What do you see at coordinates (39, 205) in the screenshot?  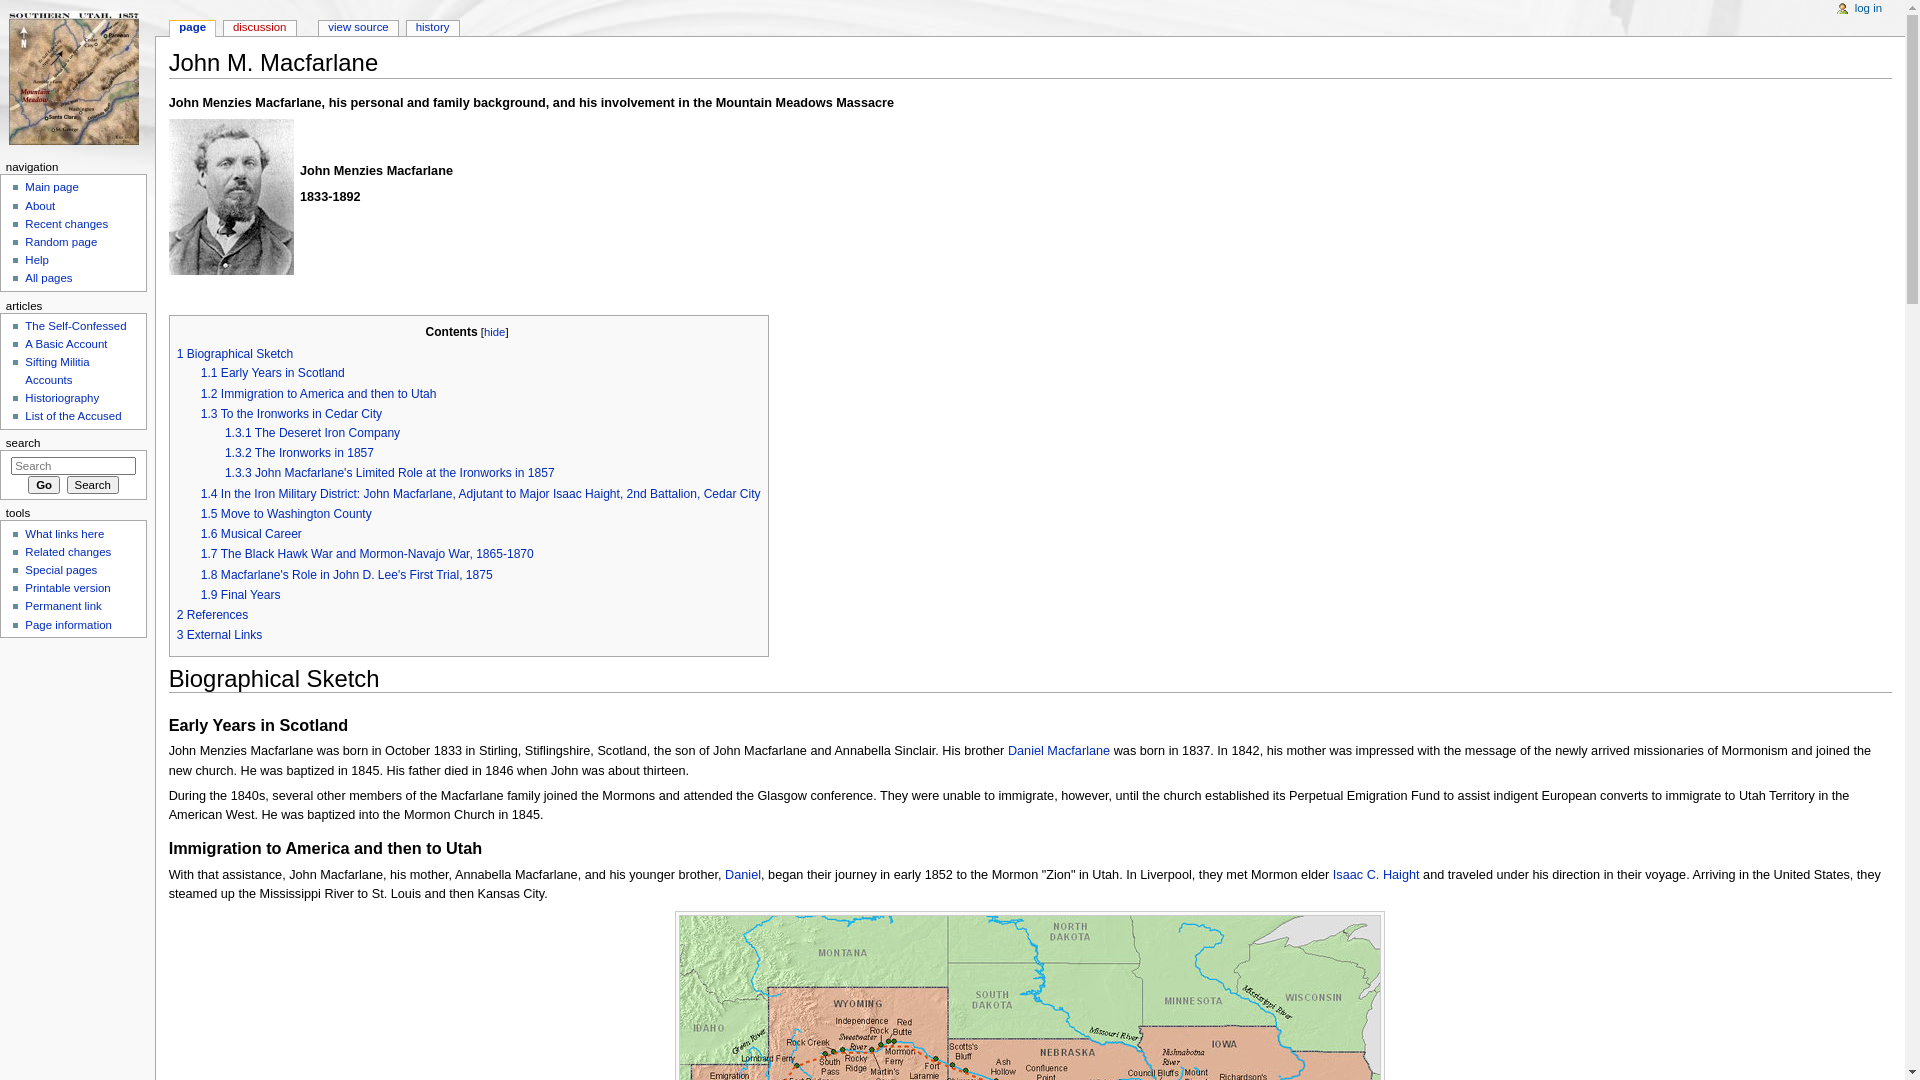 I see `'About'` at bounding box center [39, 205].